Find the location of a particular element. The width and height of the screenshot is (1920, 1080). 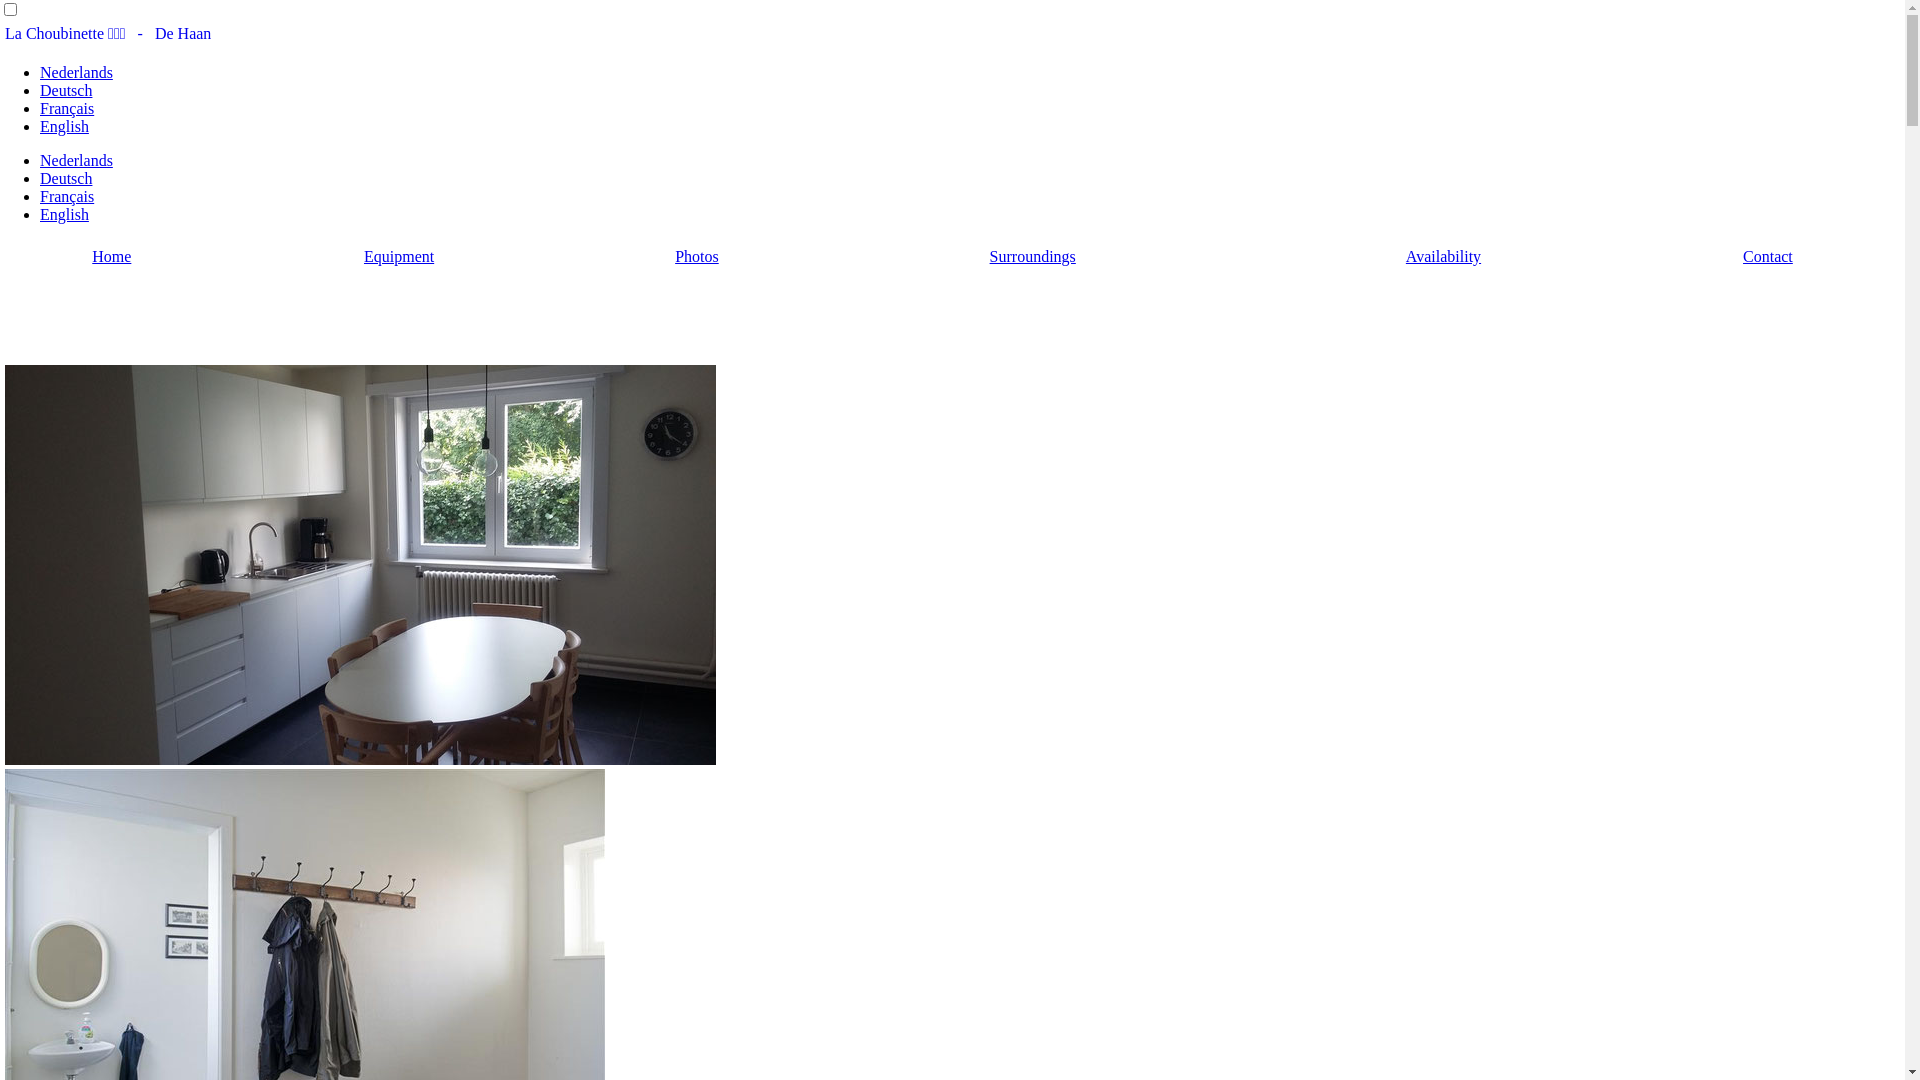

'Deutsch' is located at coordinates (66, 177).